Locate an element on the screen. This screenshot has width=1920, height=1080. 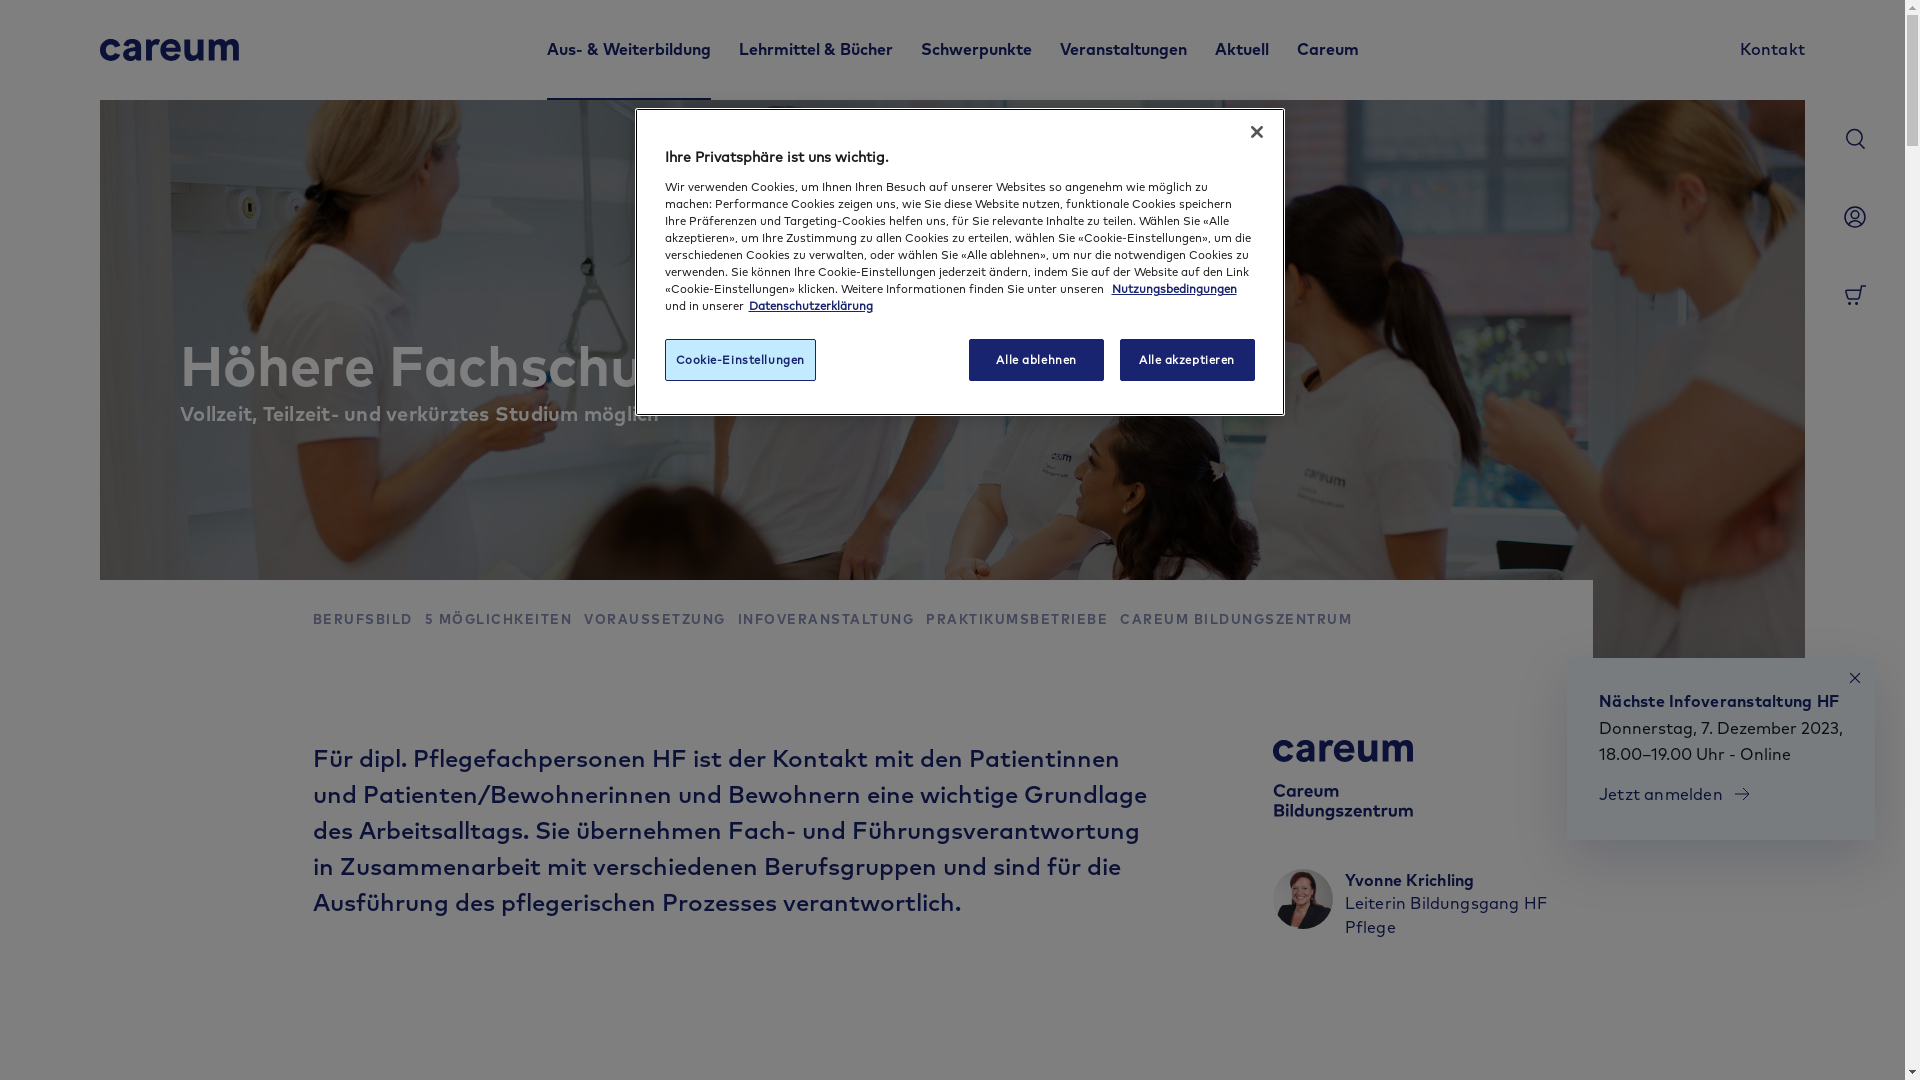
'BERUFSBILD' is located at coordinates (361, 619).